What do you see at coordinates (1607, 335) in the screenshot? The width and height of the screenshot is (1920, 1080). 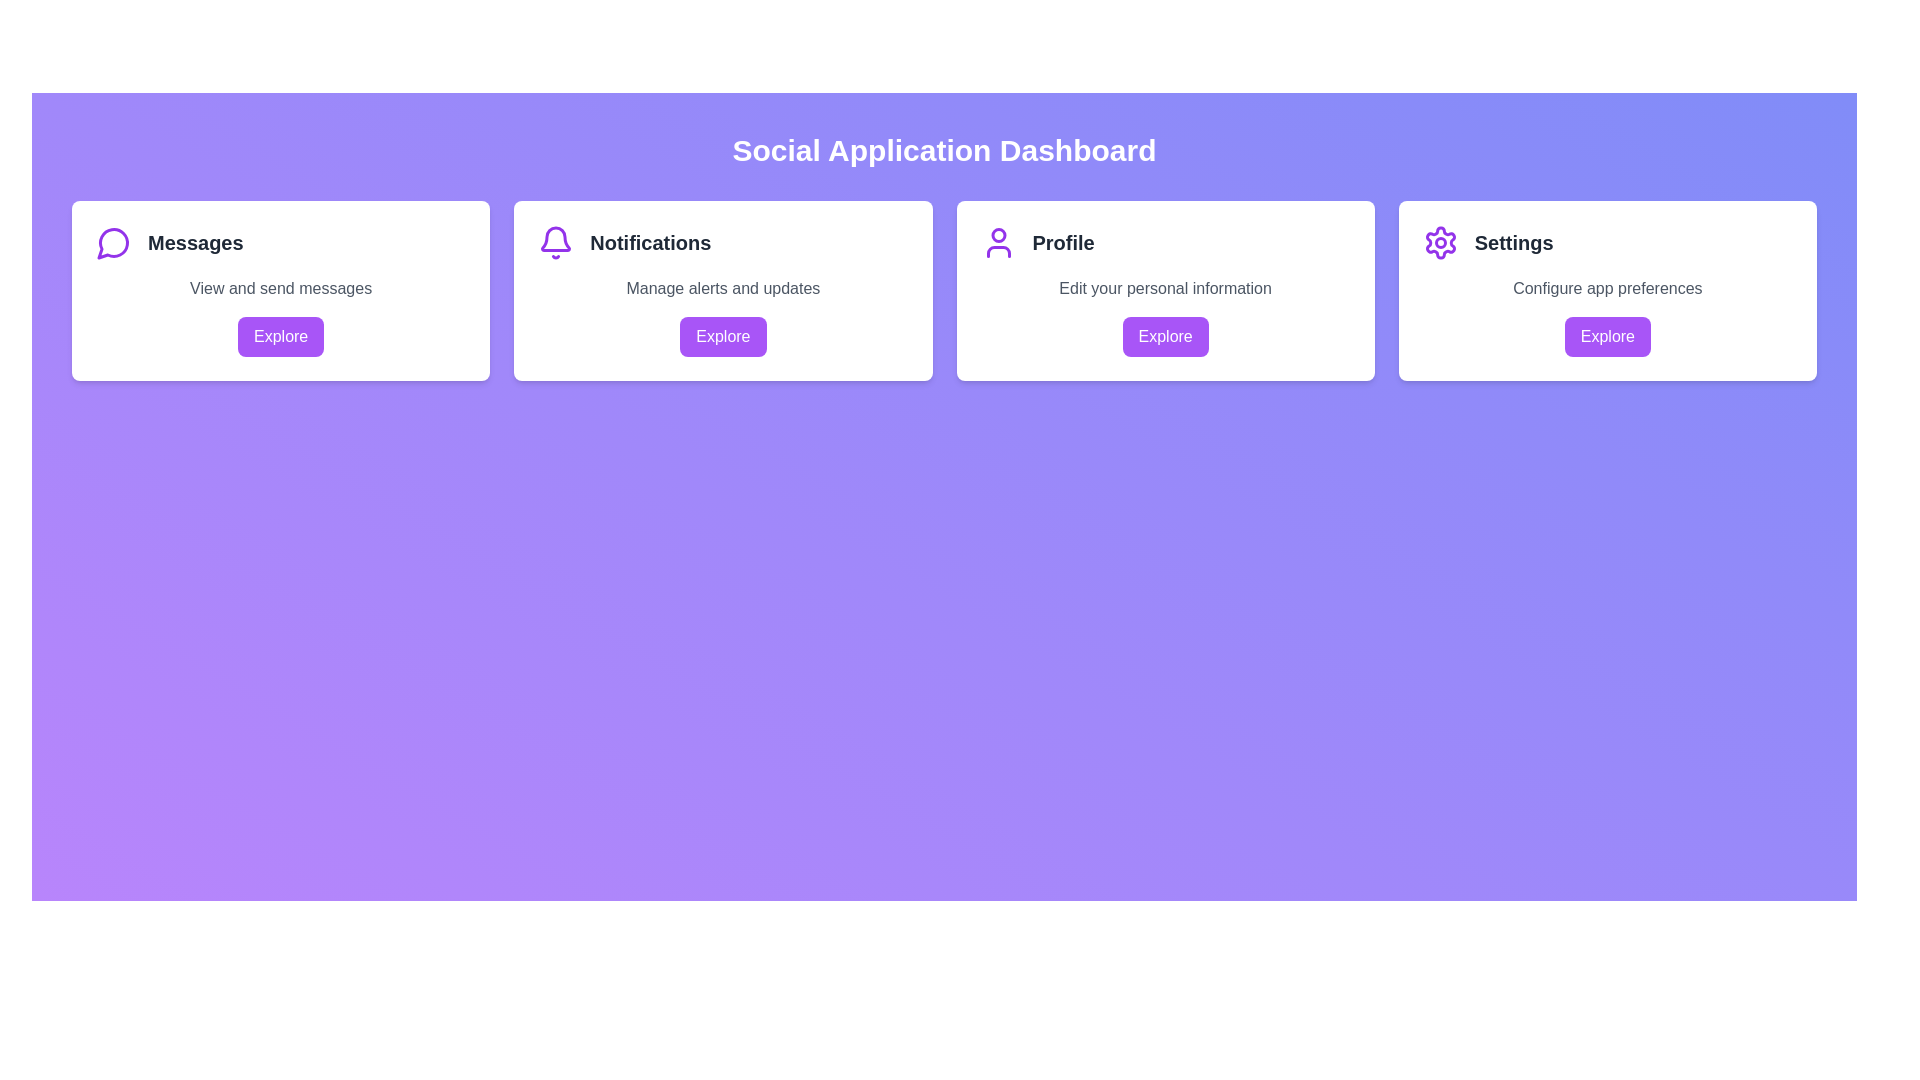 I see `the 'Explore' button with a purple background located at the bottom of the 'Settings' card` at bounding box center [1607, 335].